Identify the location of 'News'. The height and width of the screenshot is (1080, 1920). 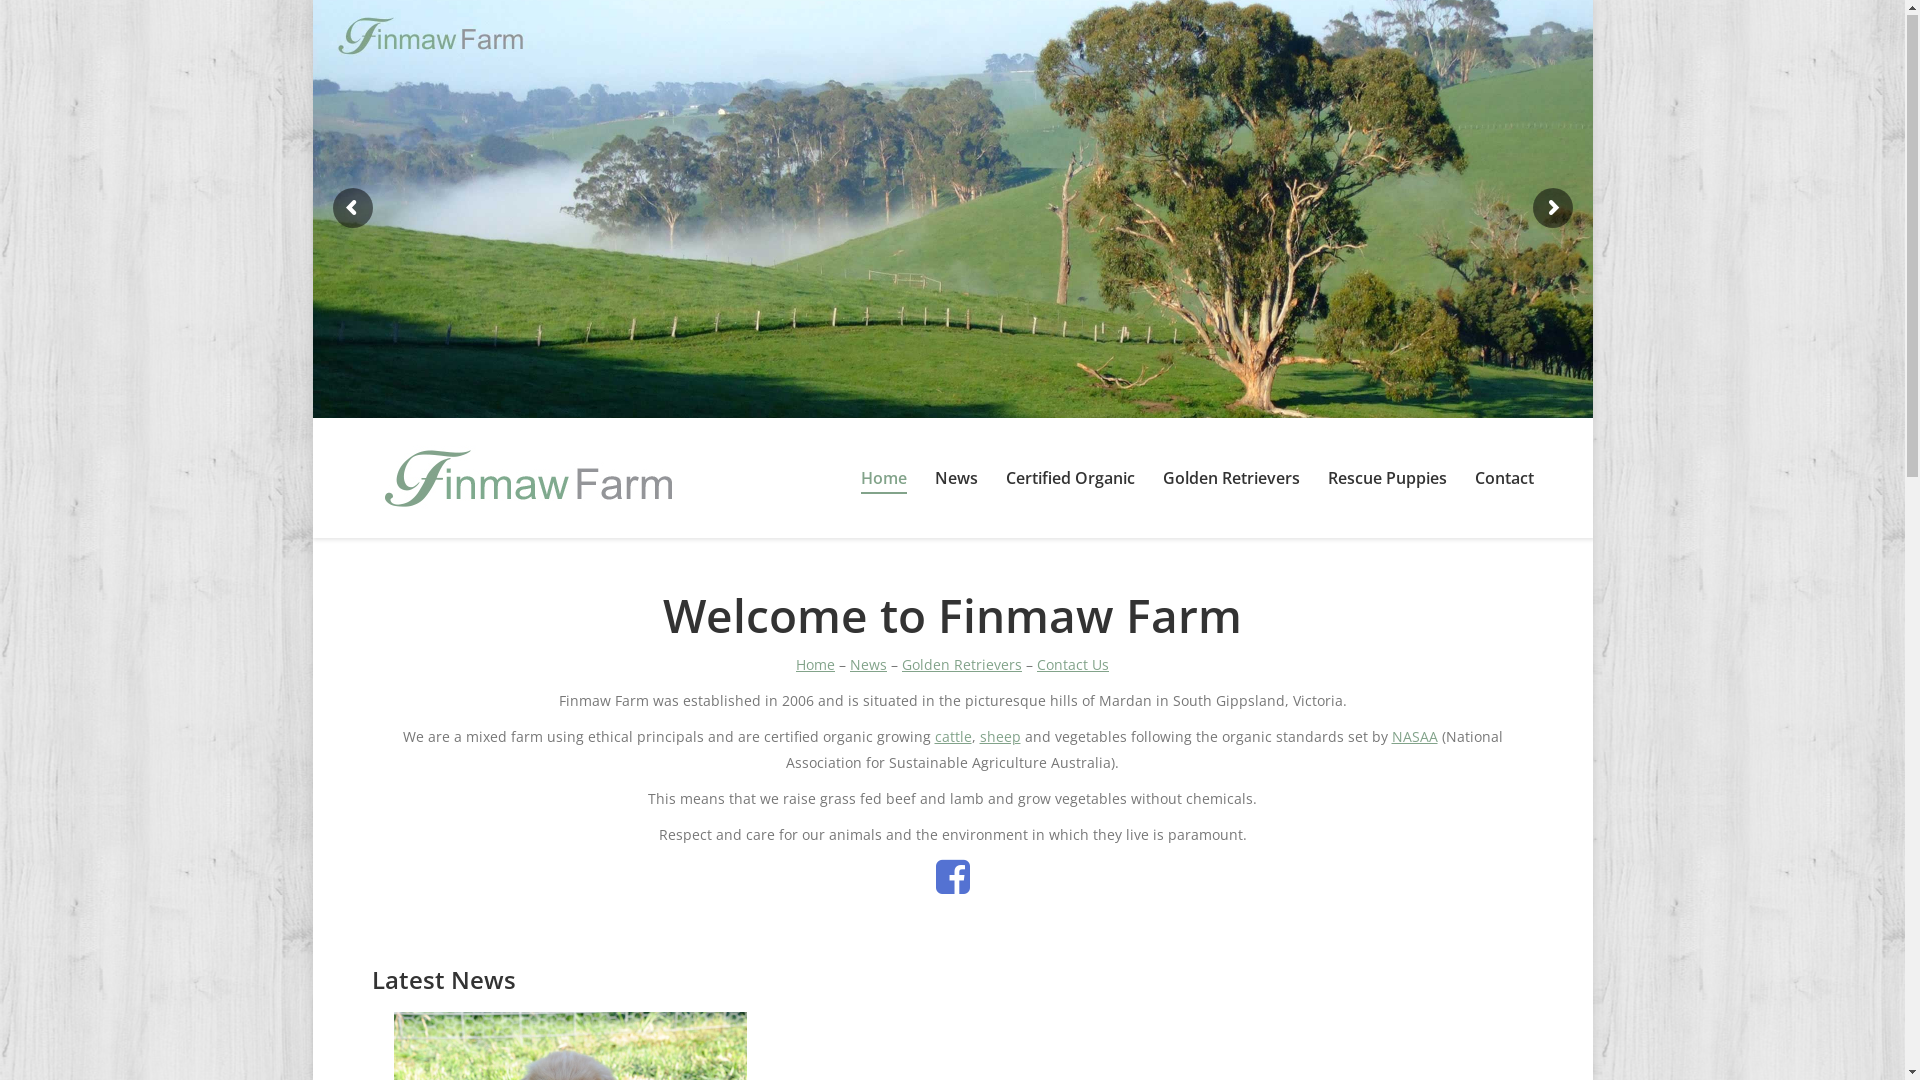
(868, 666).